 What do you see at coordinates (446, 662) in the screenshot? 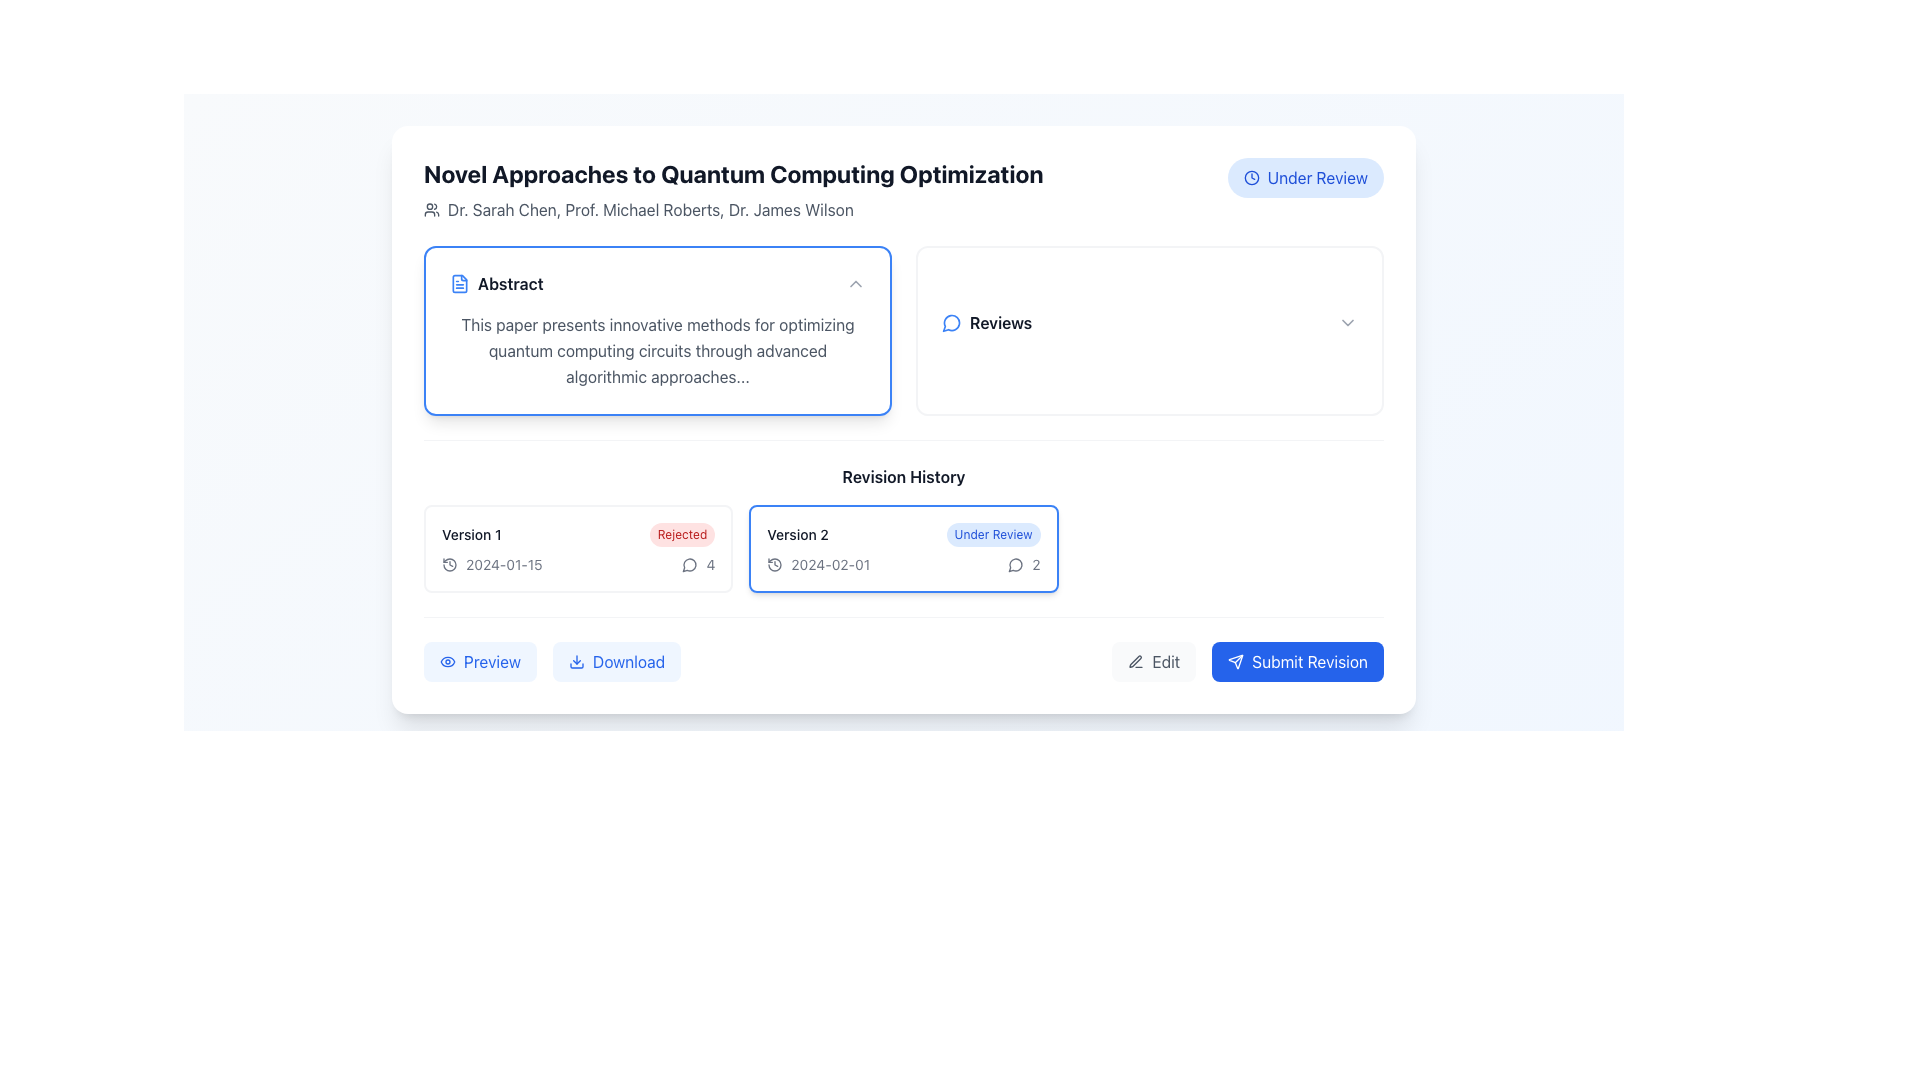
I see `the icon located to the left of the text within the 'Preview' button in the bottom left corner of the main panel` at bounding box center [446, 662].